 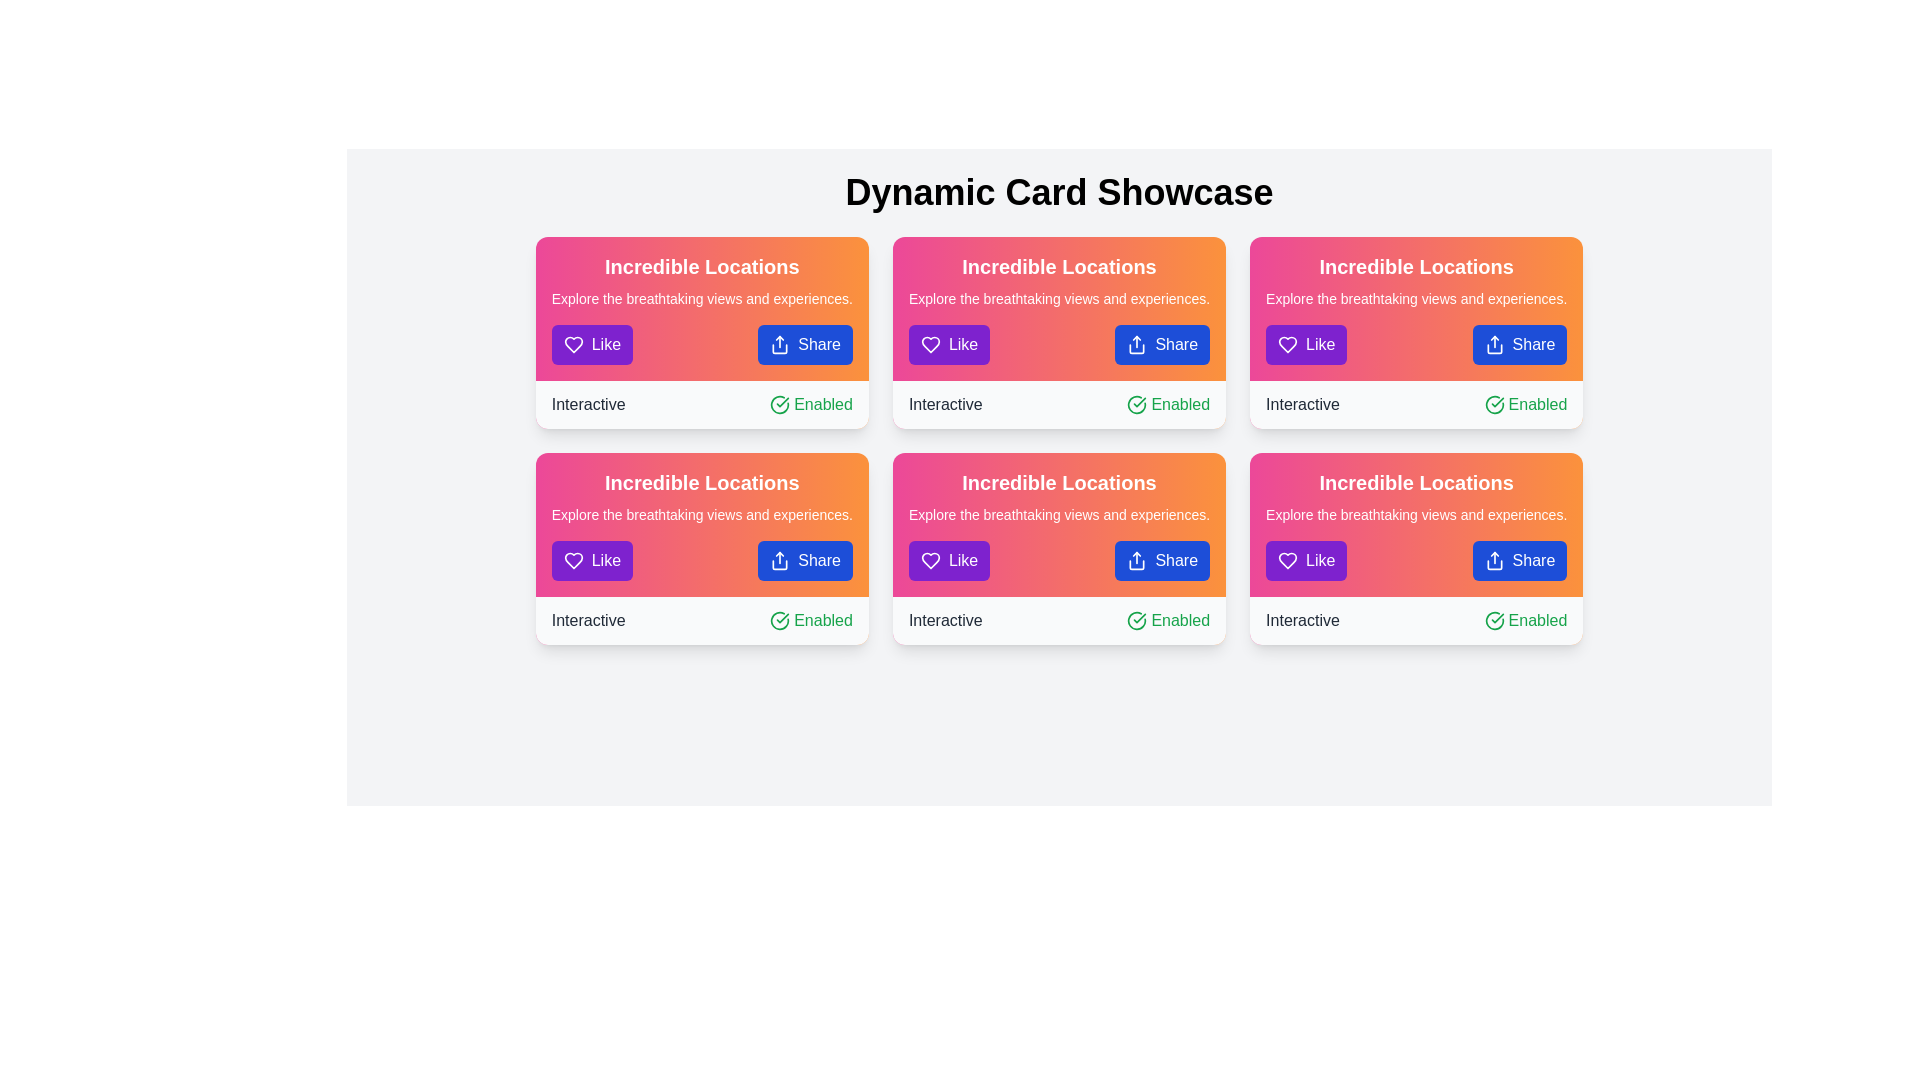 I want to click on the 'Enabled' label with a green checkmark icon located in the bottom-right corner of the second card in the first row of the grid layout, so click(x=1525, y=405).